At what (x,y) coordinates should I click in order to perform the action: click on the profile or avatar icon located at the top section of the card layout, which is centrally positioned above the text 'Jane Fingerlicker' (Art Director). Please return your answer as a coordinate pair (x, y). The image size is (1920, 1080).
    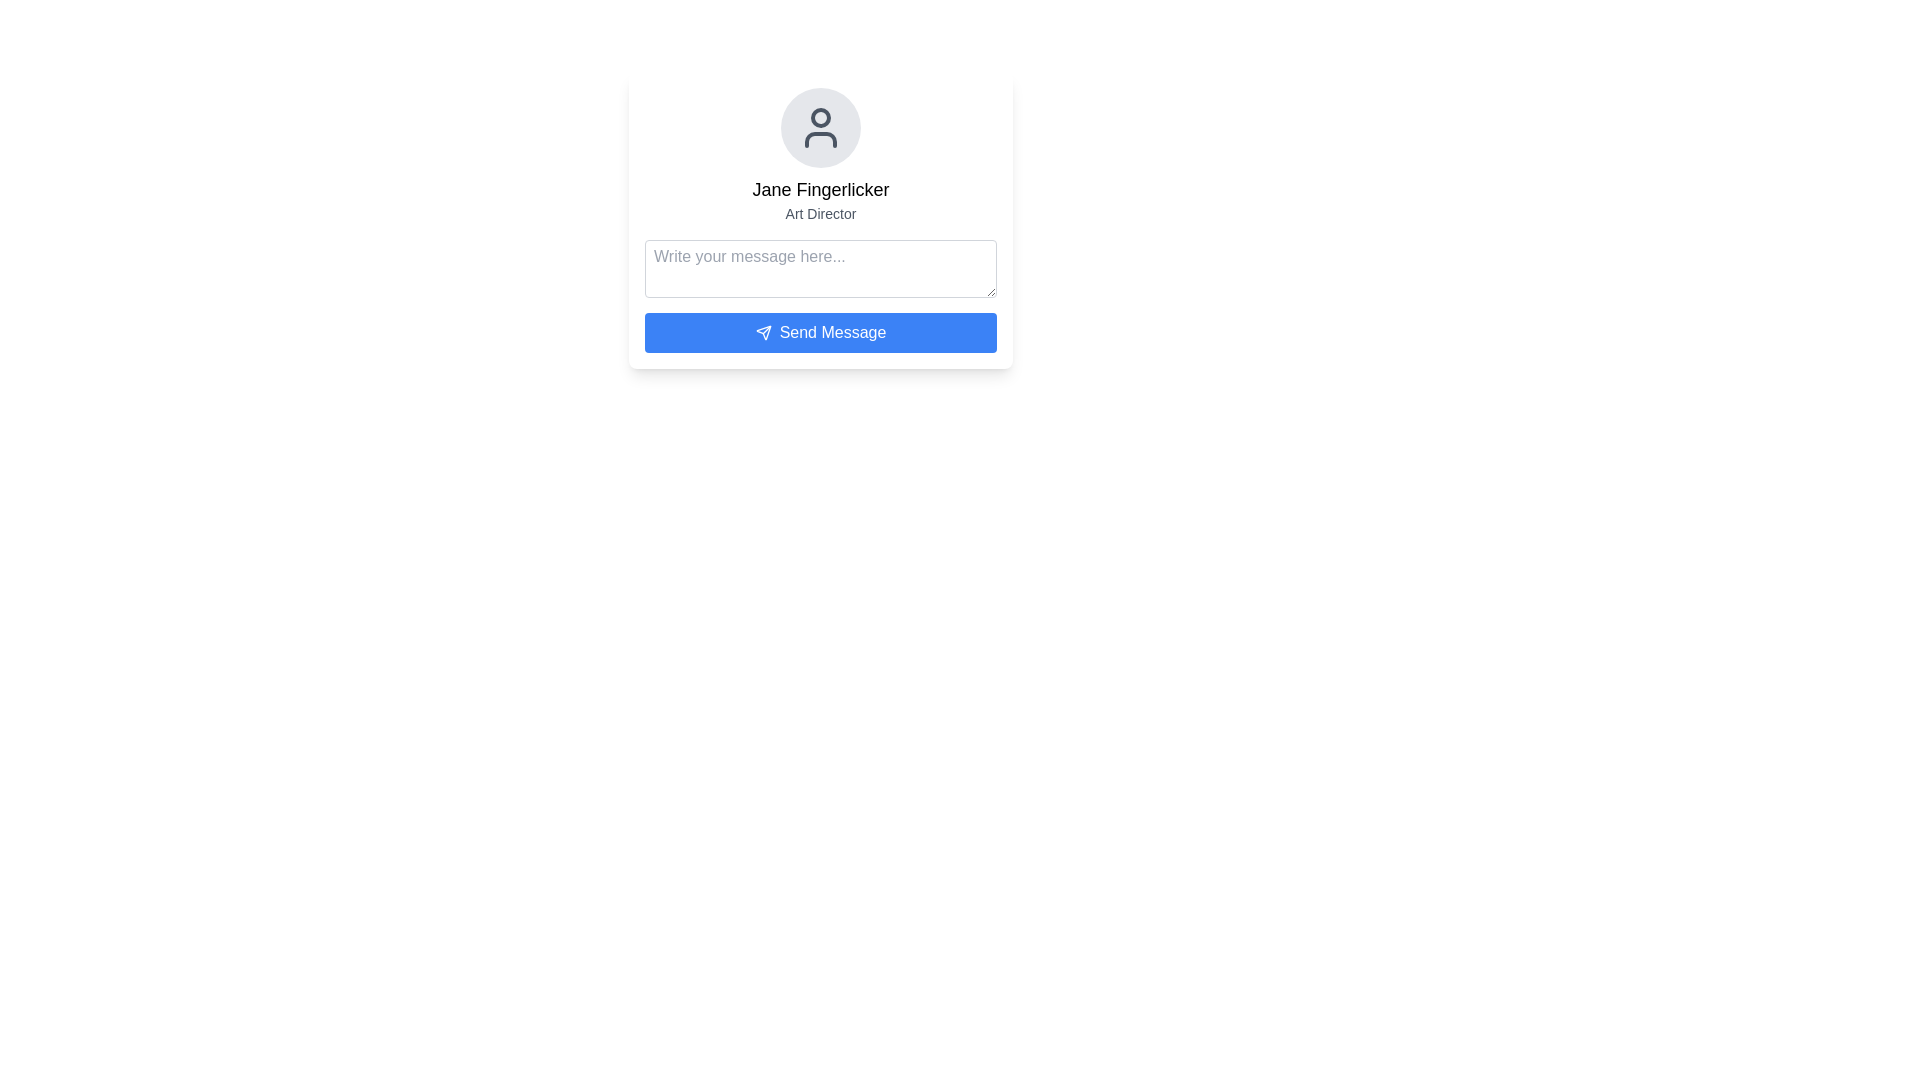
    Looking at the image, I should click on (820, 127).